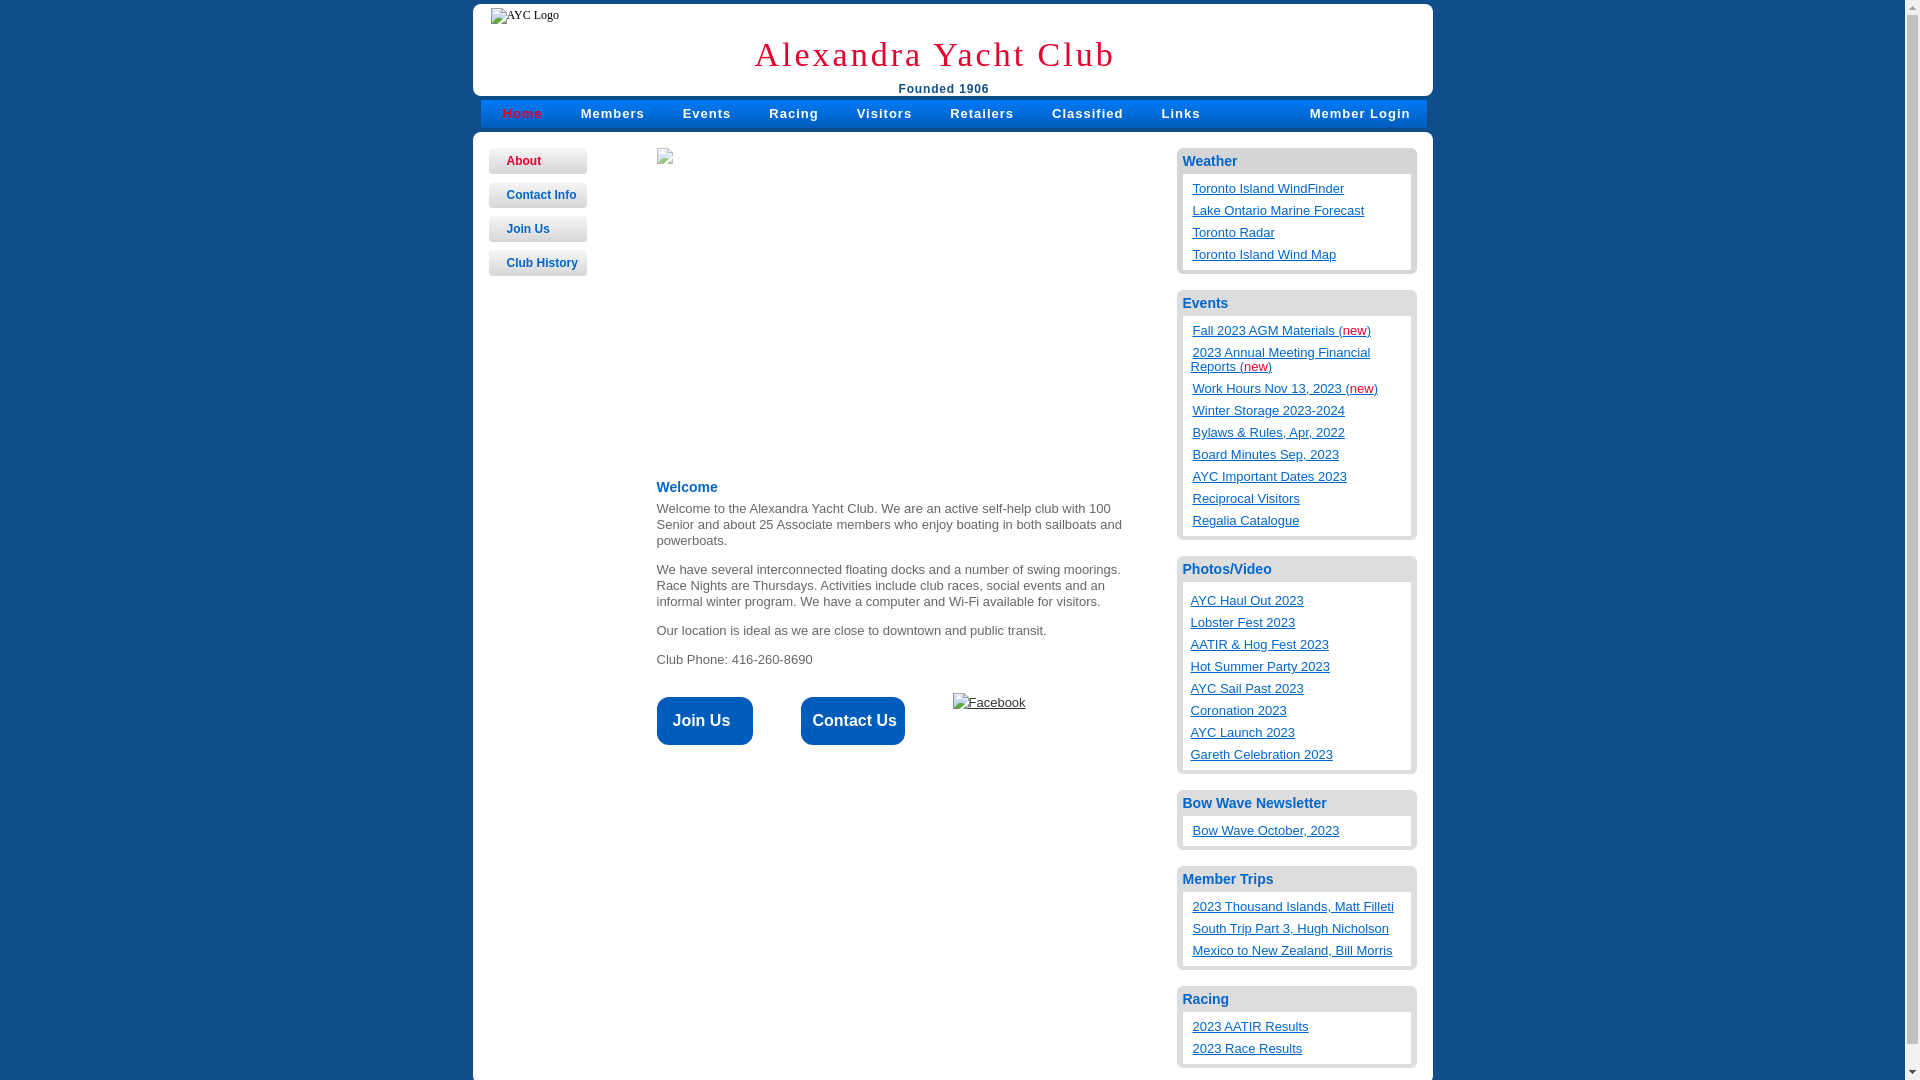  What do you see at coordinates (537, 261) in the screenshot?
I see `'Club History'` at bounding box center [537, 261].